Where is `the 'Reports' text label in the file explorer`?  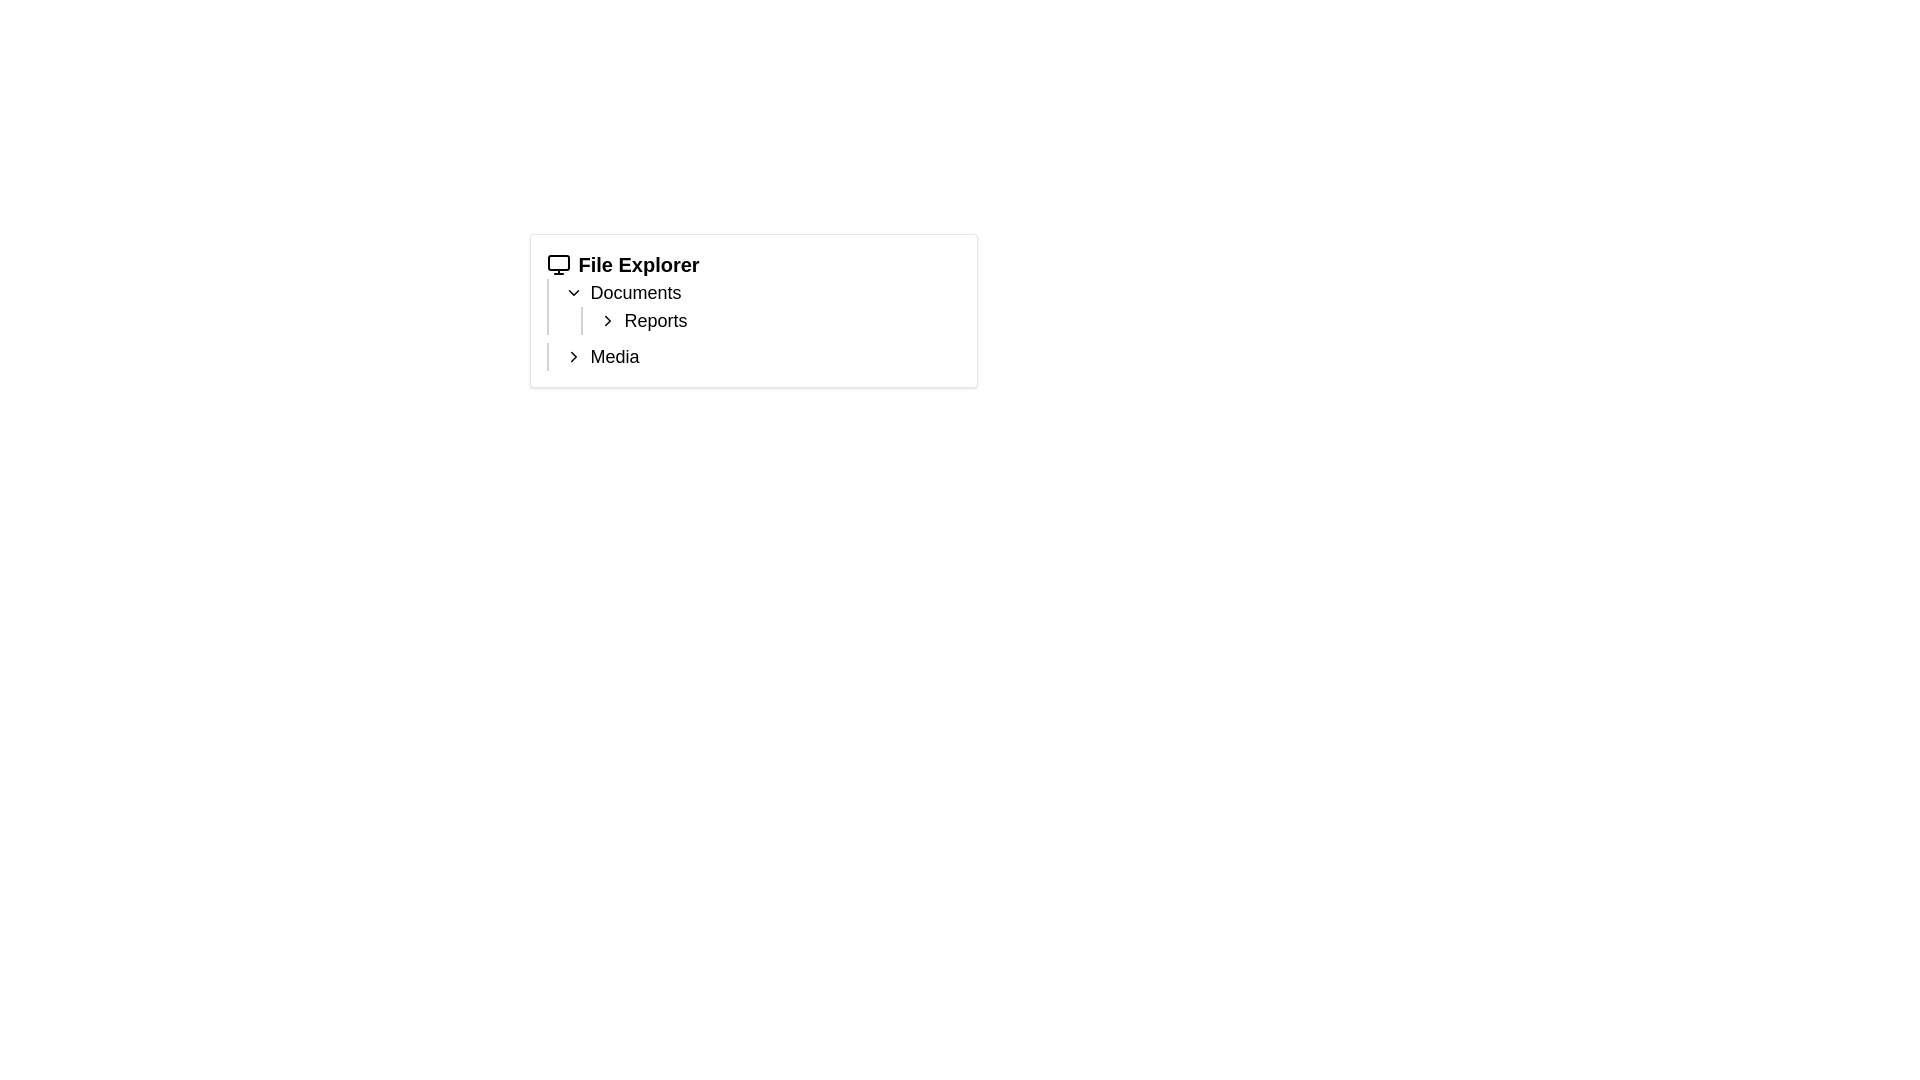 the 'Reports' text label in the file explorer is located at coordinates (656, 319).